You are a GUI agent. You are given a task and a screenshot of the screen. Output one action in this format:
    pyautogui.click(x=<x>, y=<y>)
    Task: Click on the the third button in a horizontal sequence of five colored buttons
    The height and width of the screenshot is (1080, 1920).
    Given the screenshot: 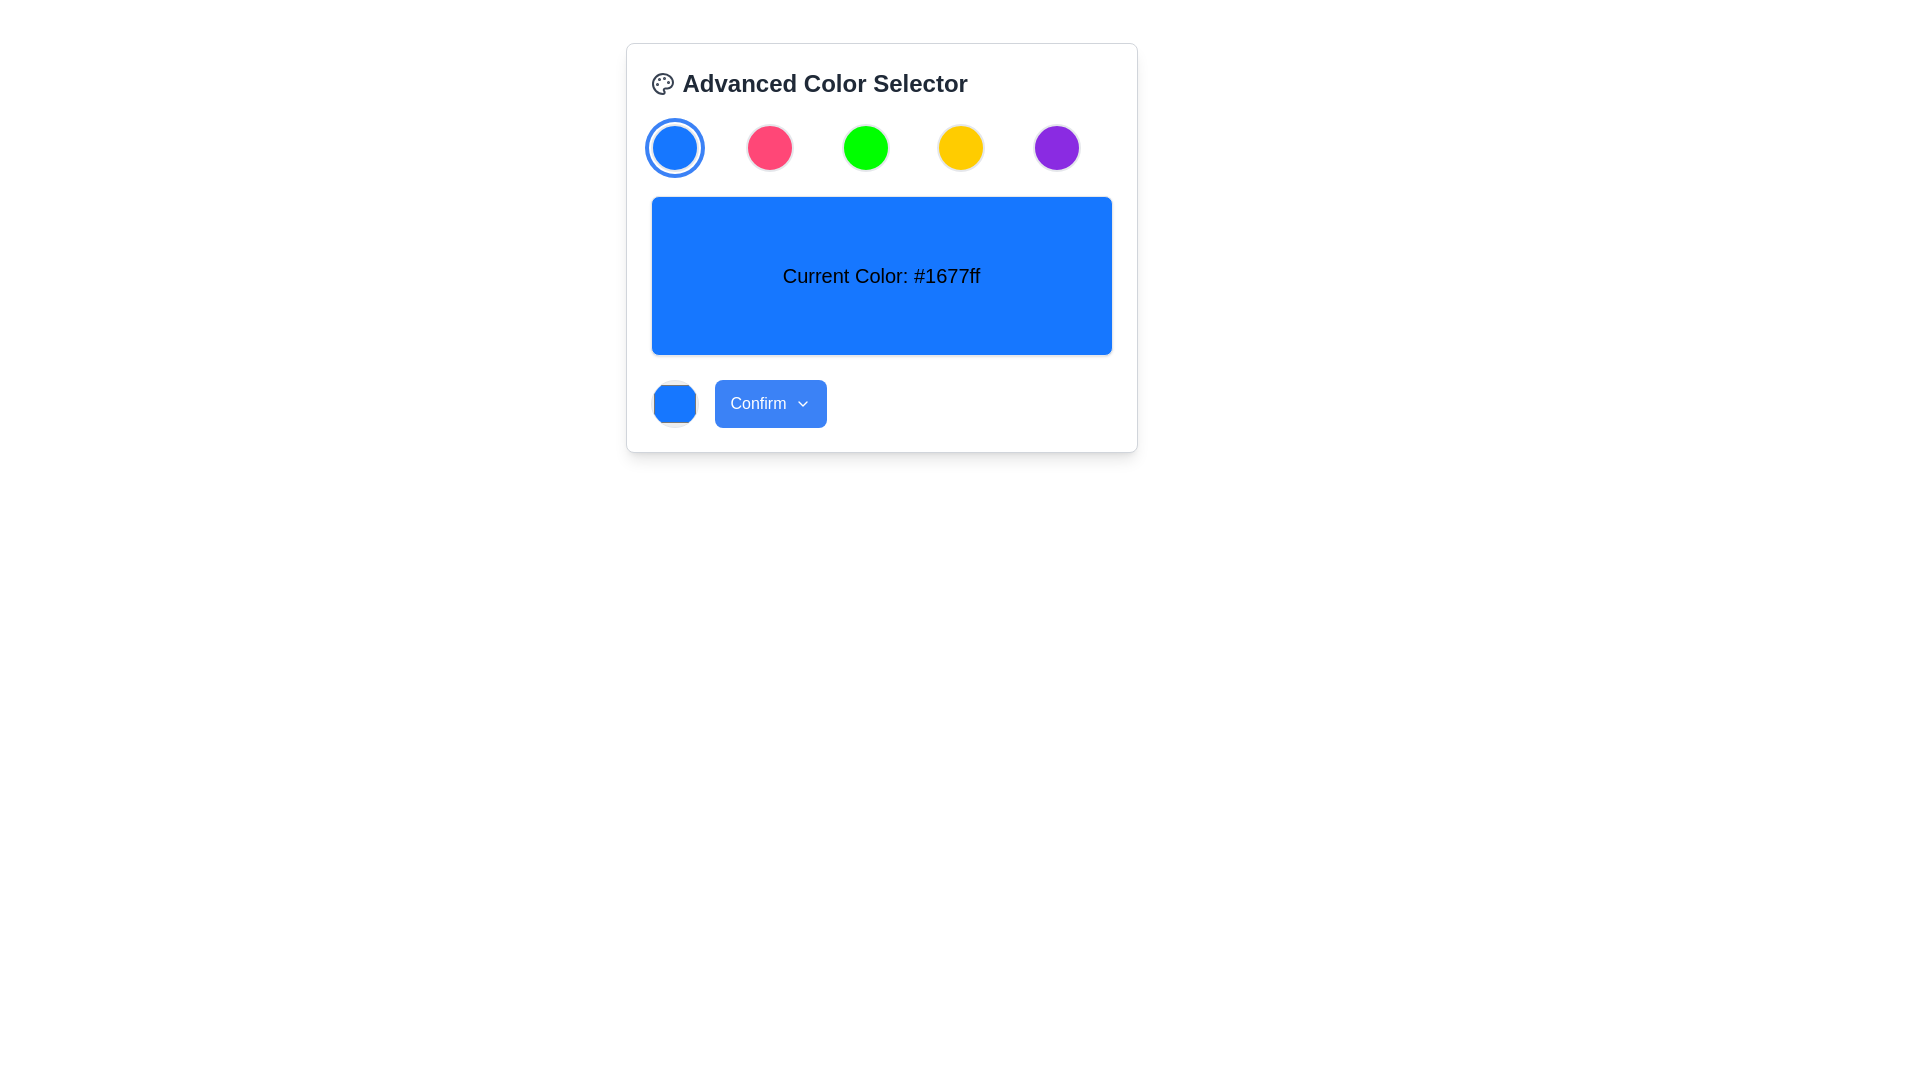 What is the action you would take?
    pyautogui.click(x=865, y=146)
    